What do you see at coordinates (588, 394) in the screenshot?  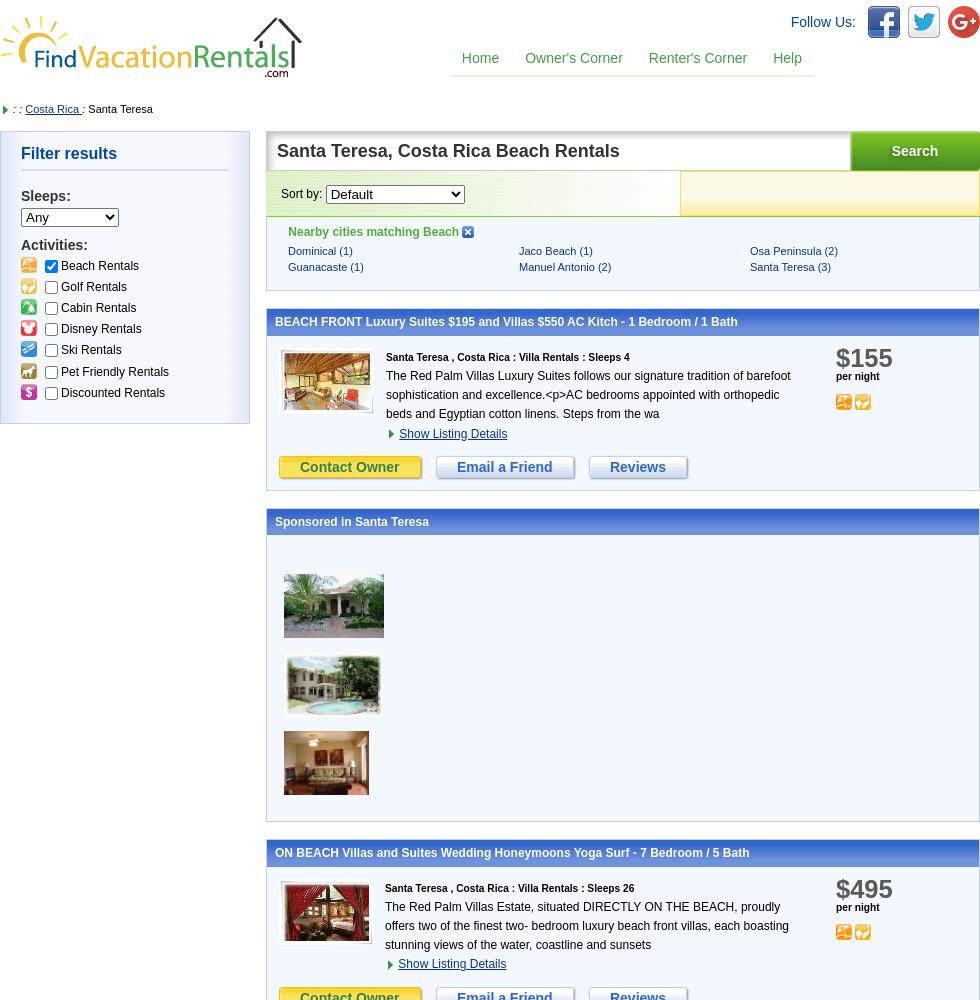 I see `'The Red Palm Villas Luxury Suites follows our signature tradition of barefoot sophistication and excellence.<p>AC bedrooms appointed with orthopedic beds and Egyptian cotton linens.  Steps from the wa'` at bounding box center [588, 394].